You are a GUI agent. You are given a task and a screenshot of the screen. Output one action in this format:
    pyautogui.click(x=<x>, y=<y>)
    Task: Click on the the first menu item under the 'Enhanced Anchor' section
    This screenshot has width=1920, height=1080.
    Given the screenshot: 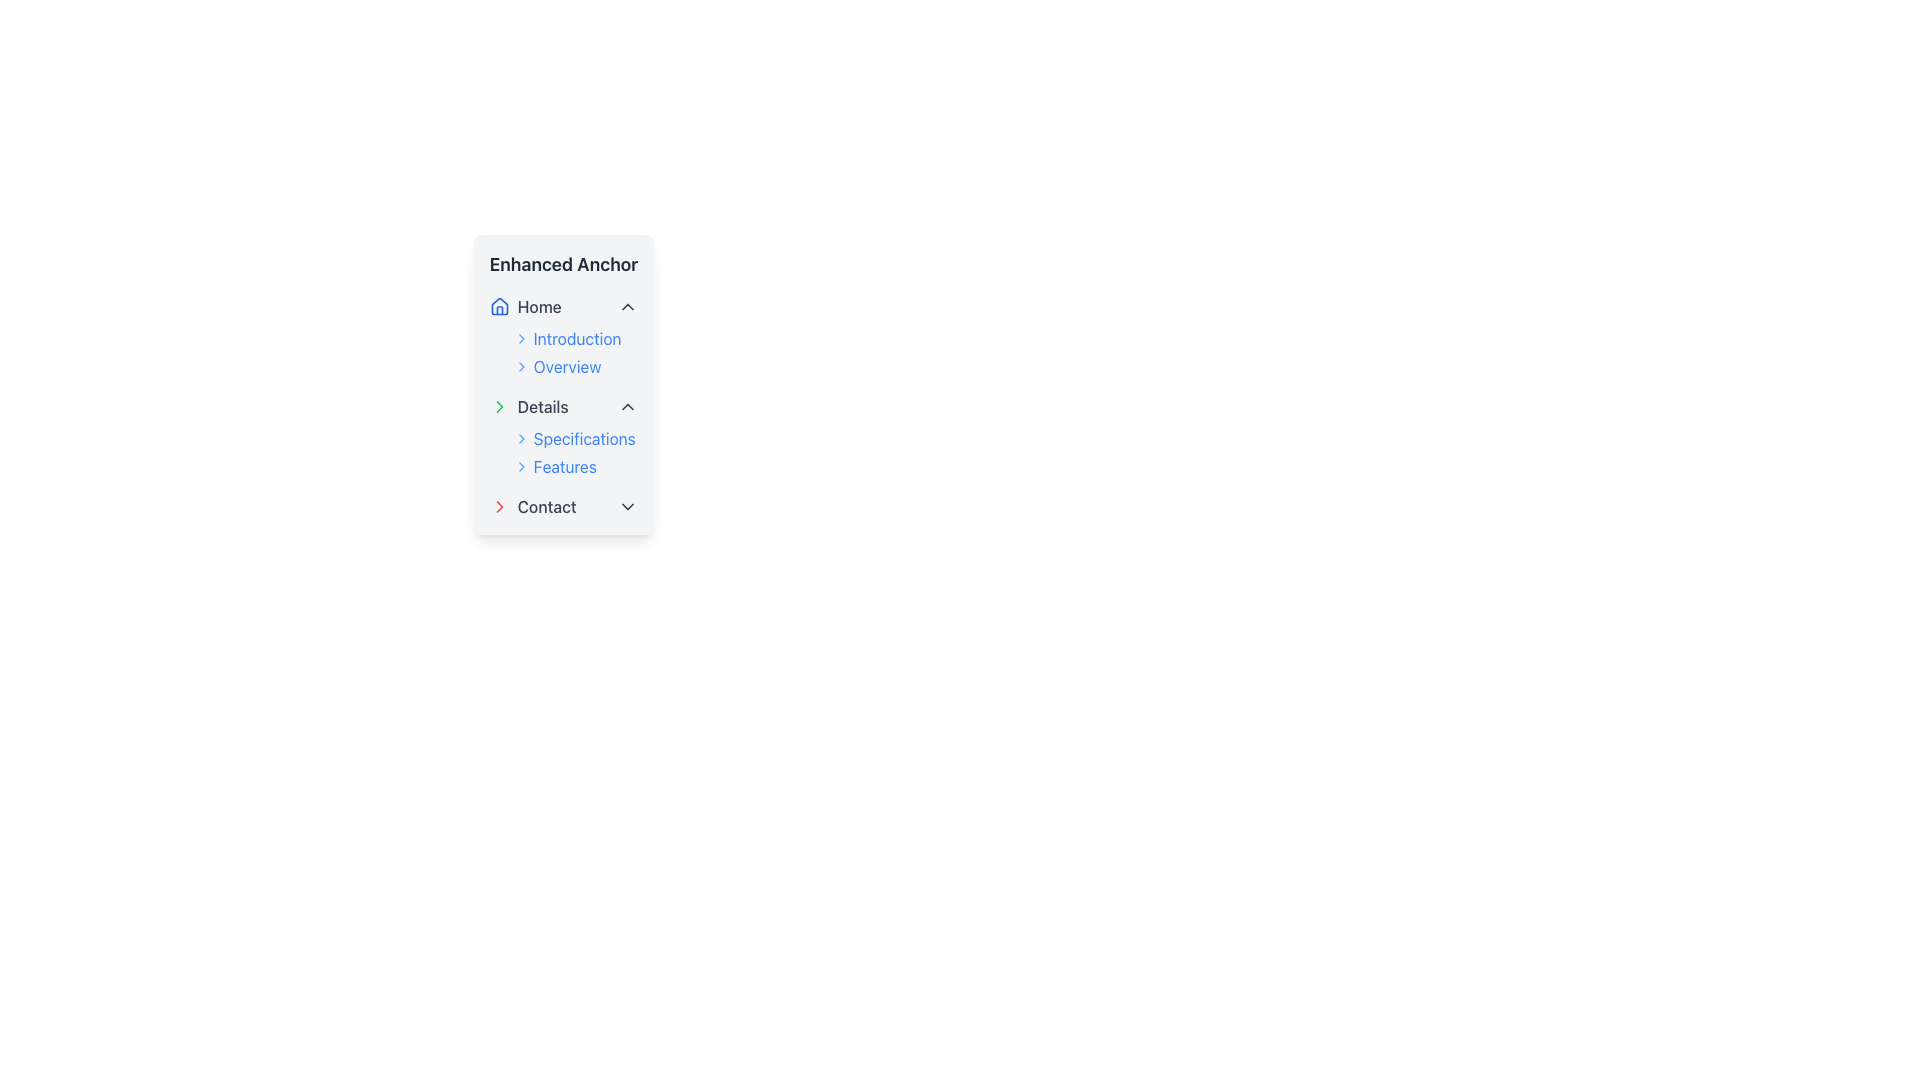 What is the action you would take?
    pyautogui.click(x=563, y=307)
    